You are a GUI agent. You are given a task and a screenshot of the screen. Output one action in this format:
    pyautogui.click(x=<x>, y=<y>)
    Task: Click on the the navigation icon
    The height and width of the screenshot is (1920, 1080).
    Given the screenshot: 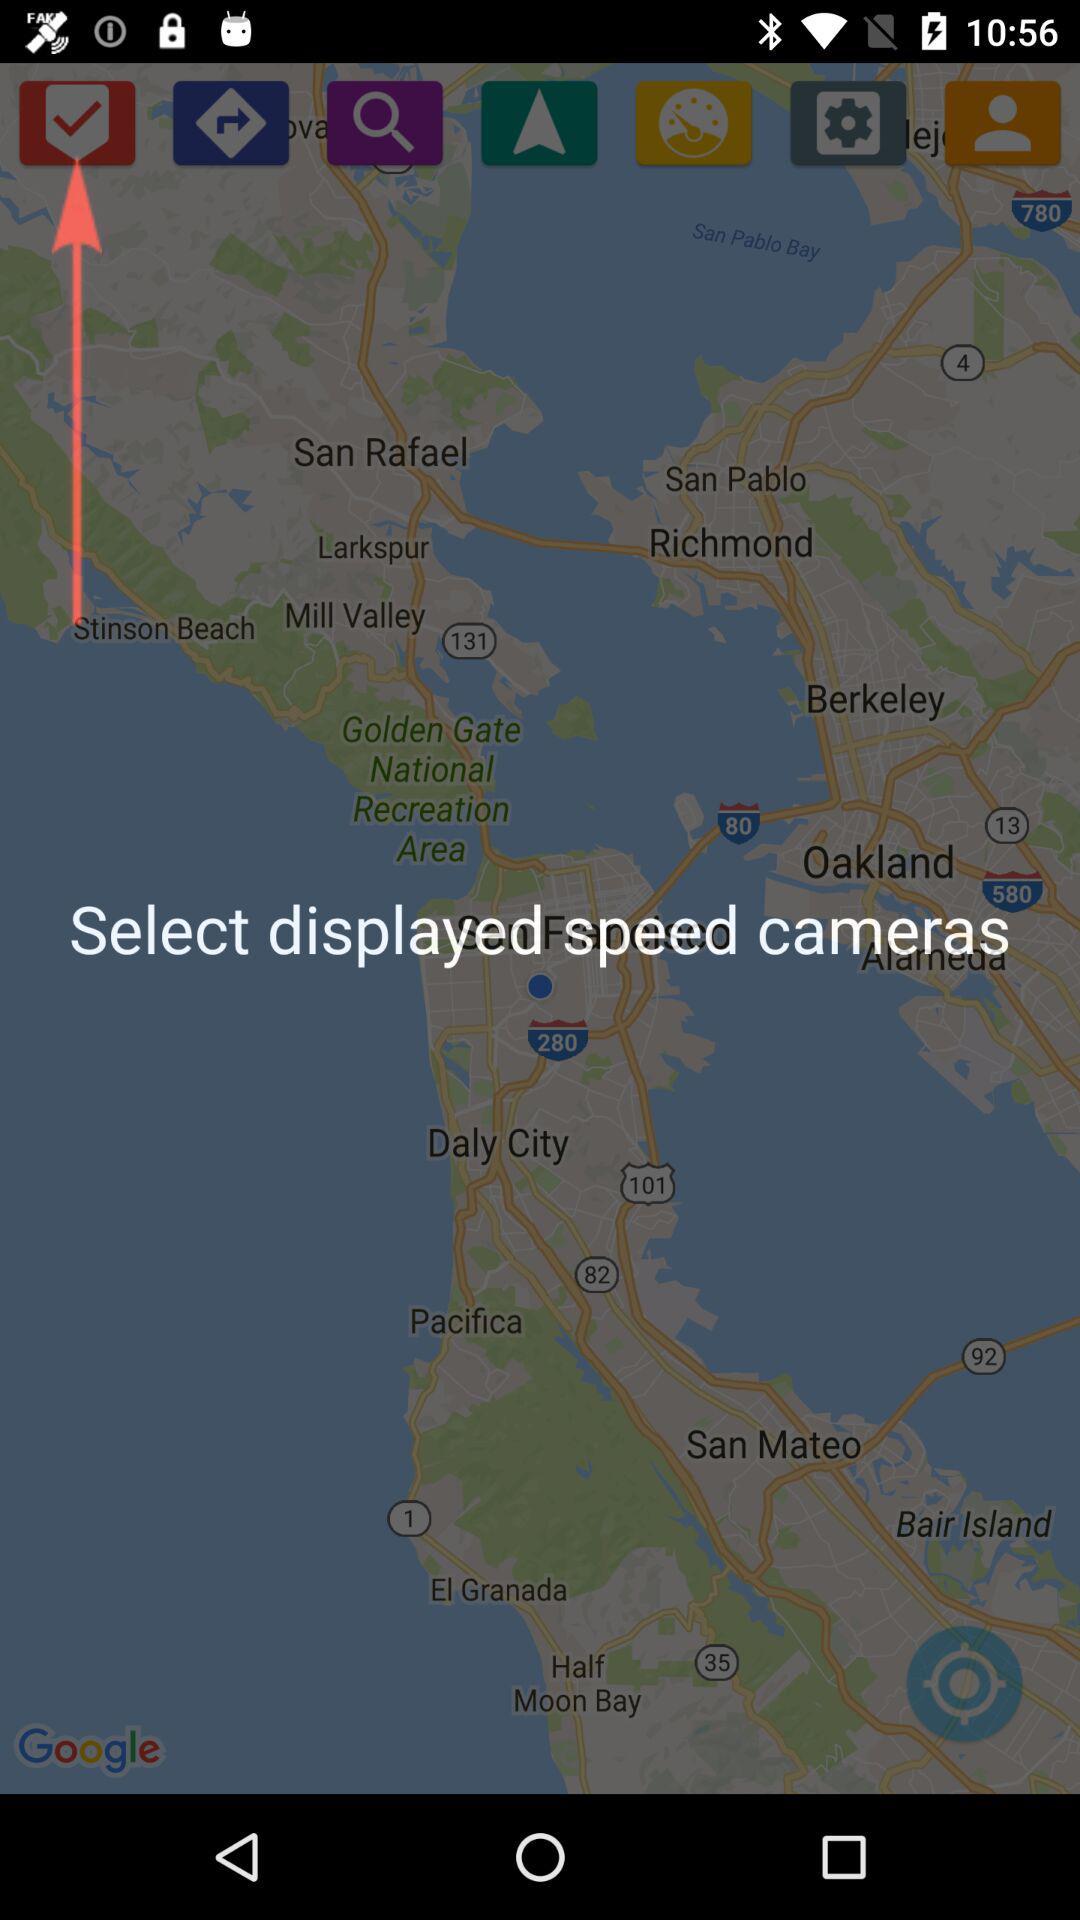 What is the action you would take?
    pyautogui.click(x=538, y=121)
    